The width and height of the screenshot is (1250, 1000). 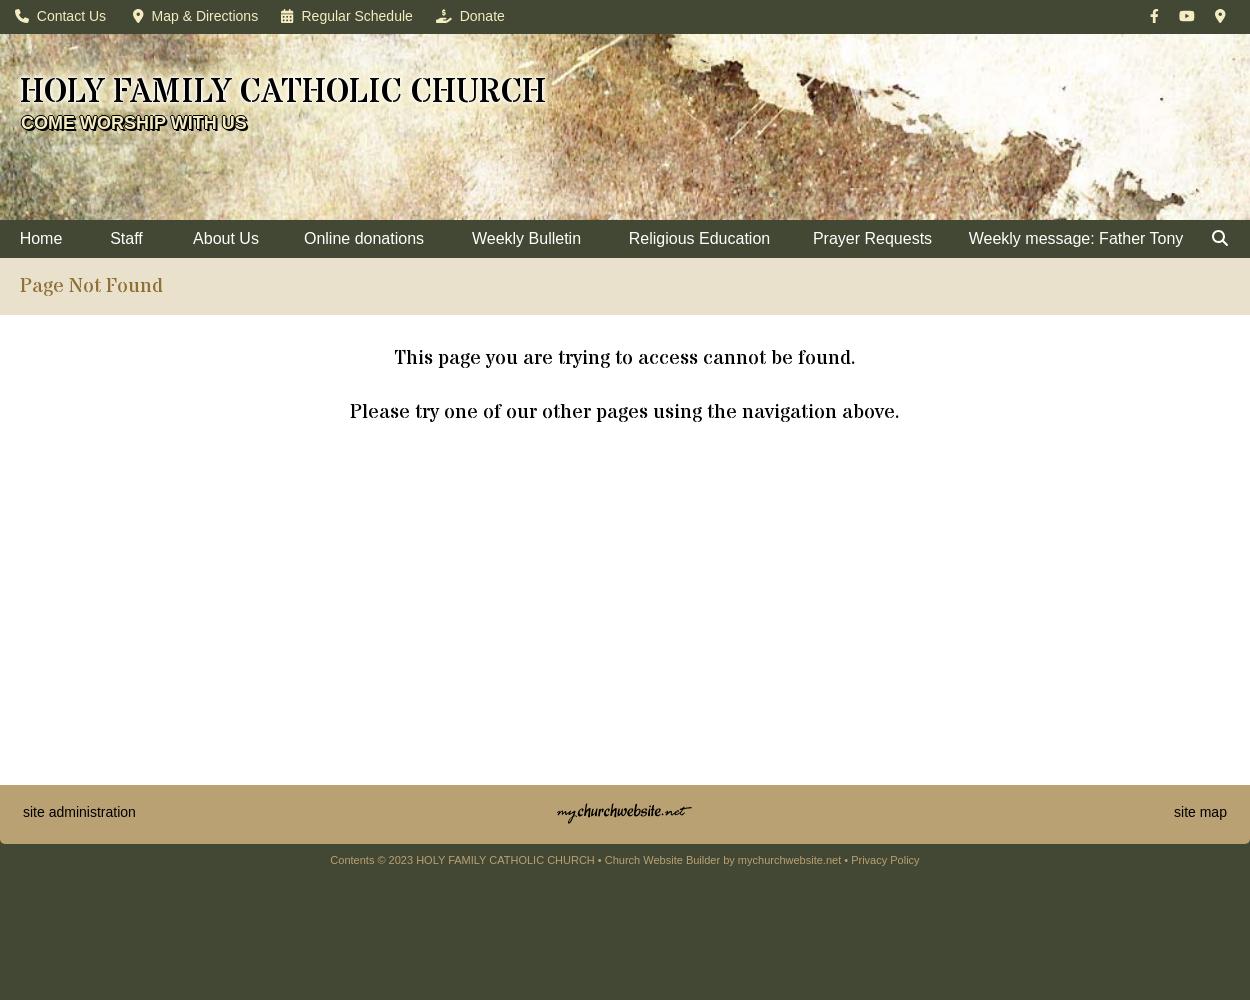 What do you see at coordinates (625, 412) in the screenshot?
I see `'Please try one of our other pages using the navigation above.'` at bounding box center [625, 412].